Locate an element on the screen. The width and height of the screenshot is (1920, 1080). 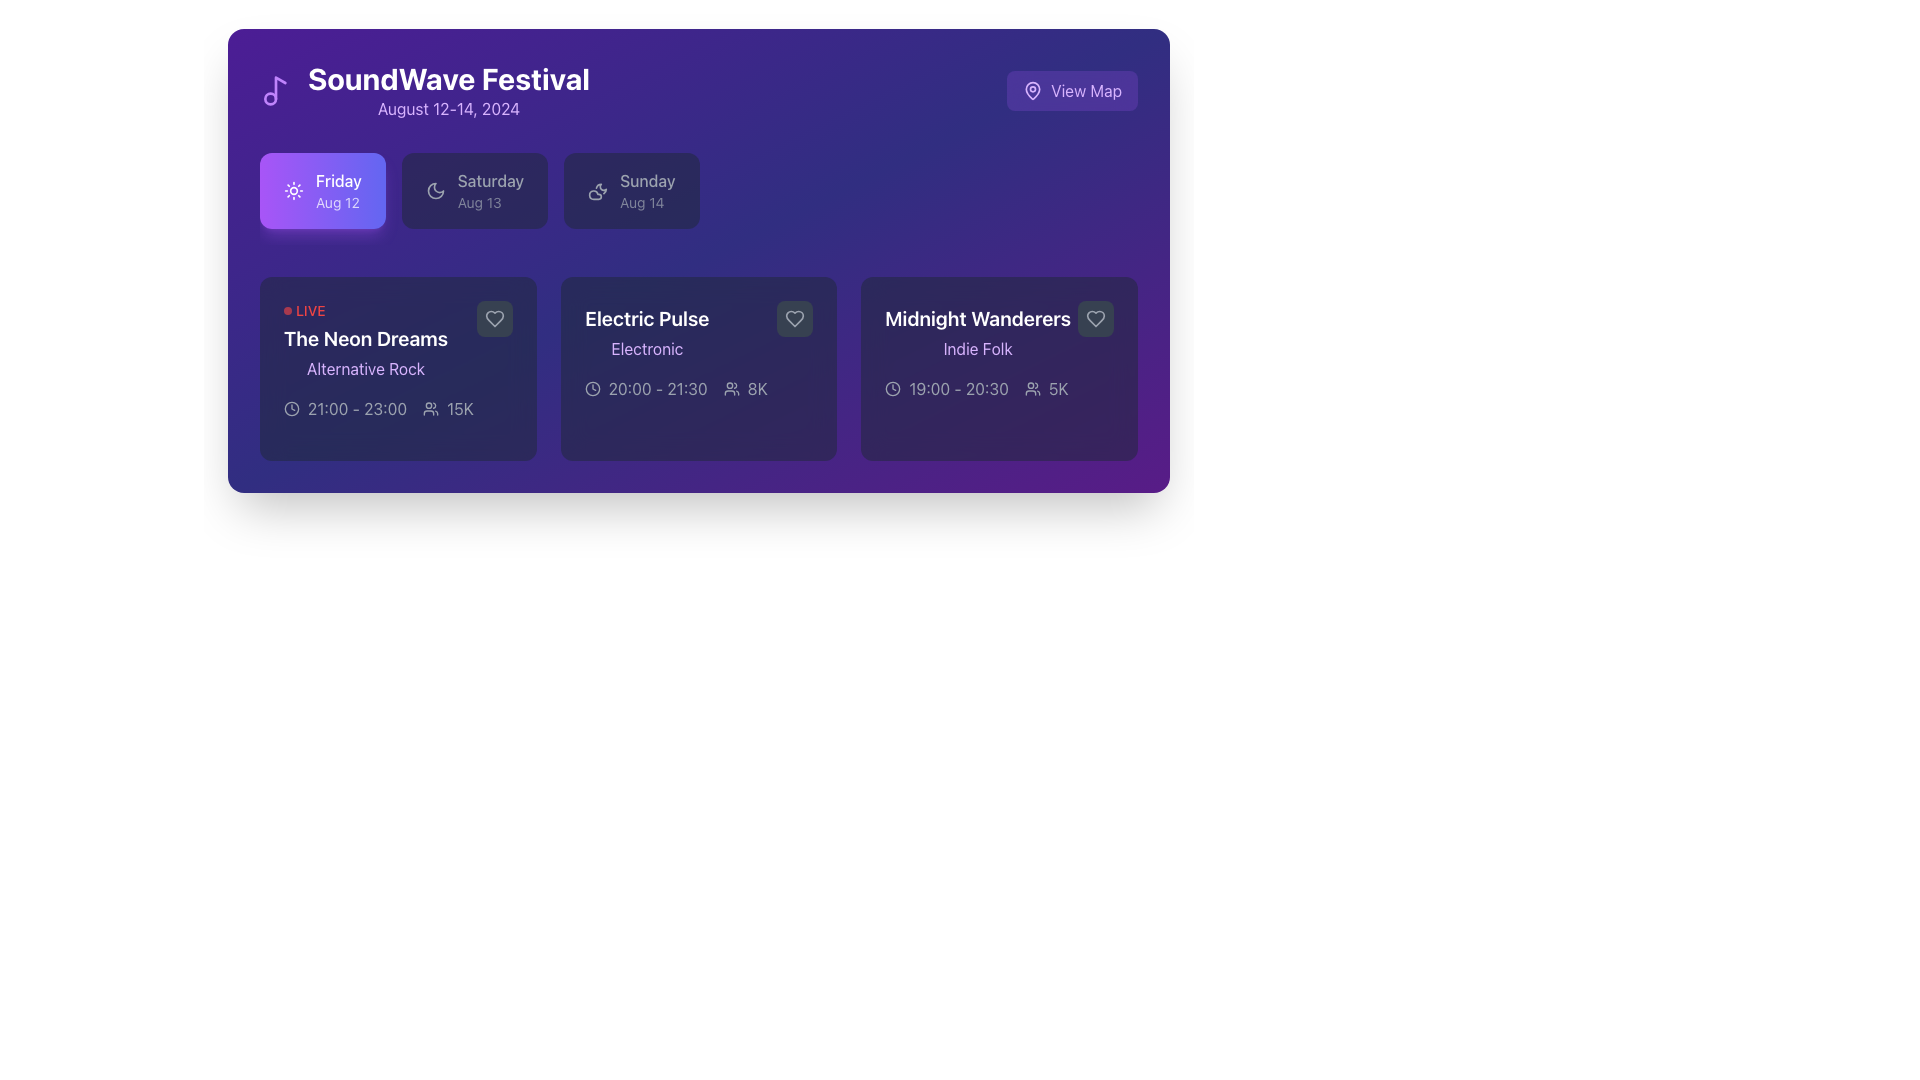
the circular SVG graphic element inside the clock icon, which is located next to the 'Sunday, Aug 14' button is located at coordinates (291, 407).